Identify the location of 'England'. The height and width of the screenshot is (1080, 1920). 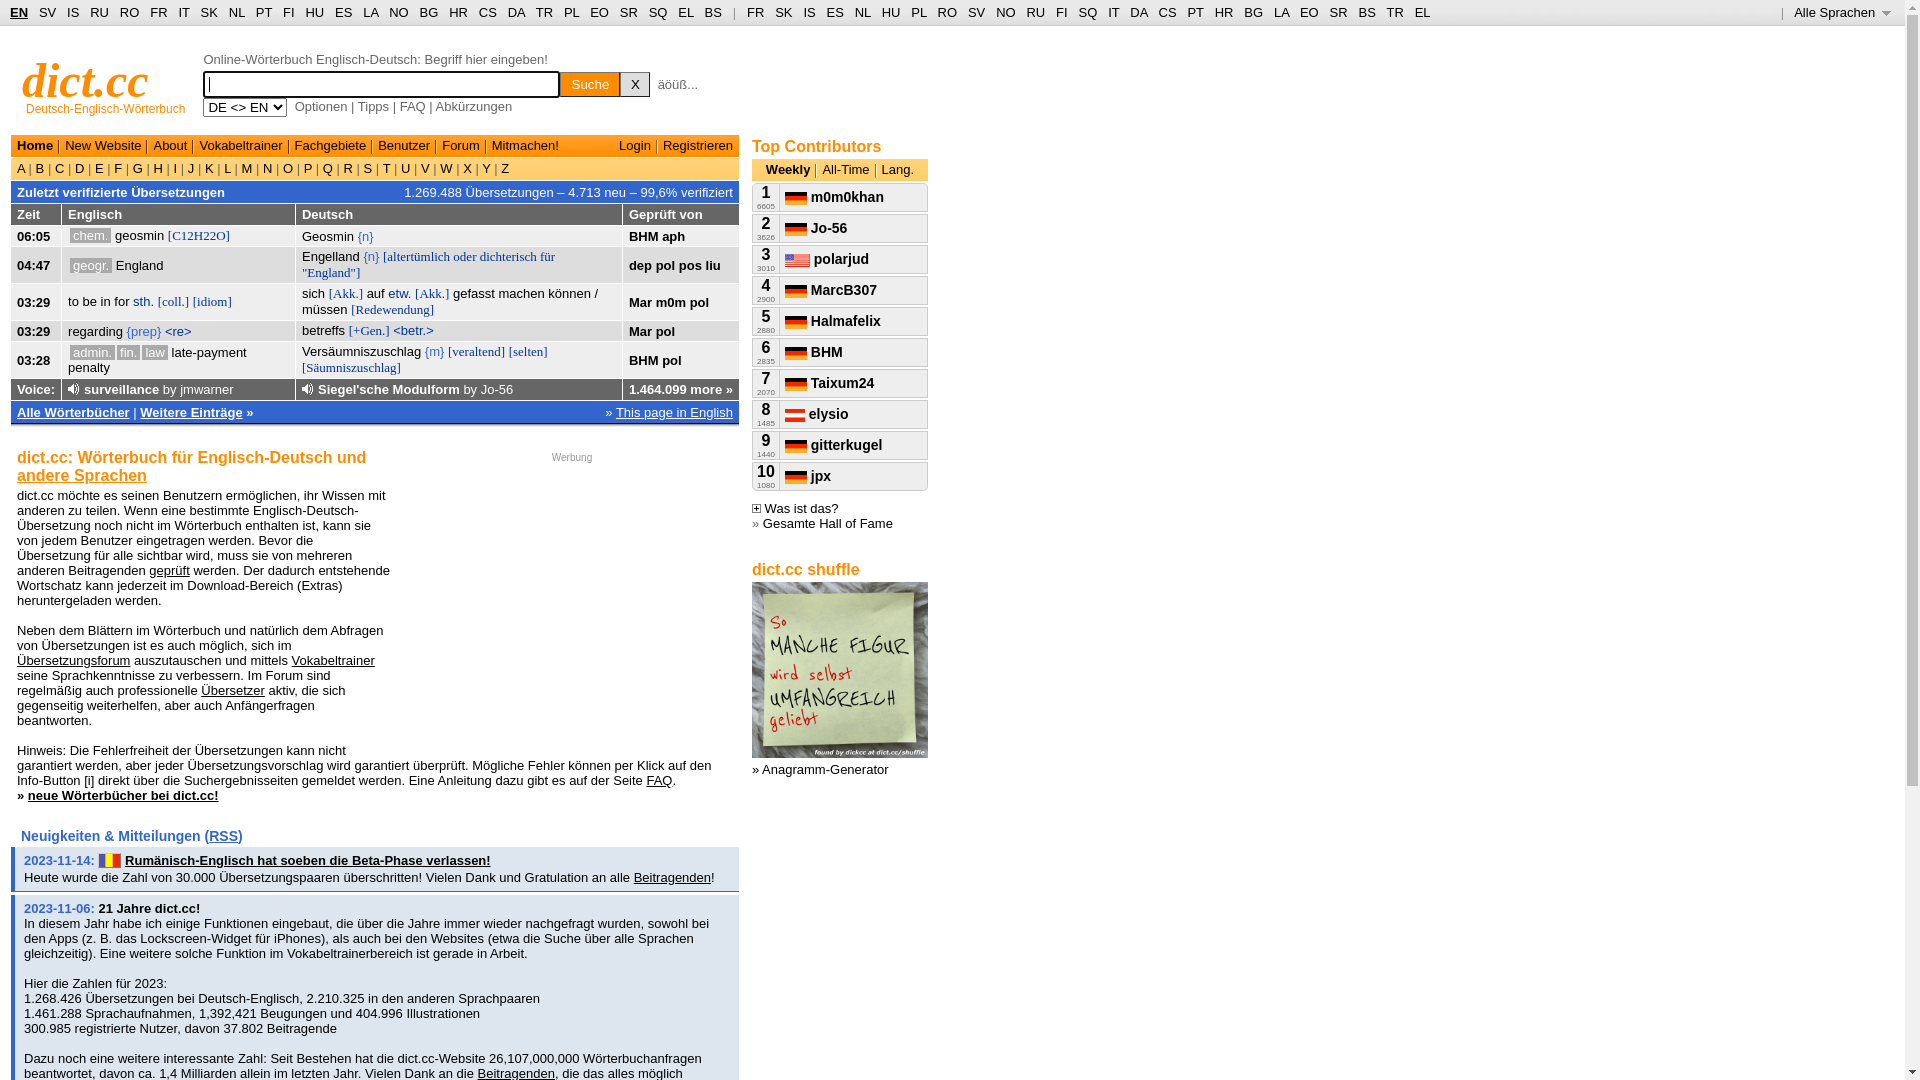
(138, 264).